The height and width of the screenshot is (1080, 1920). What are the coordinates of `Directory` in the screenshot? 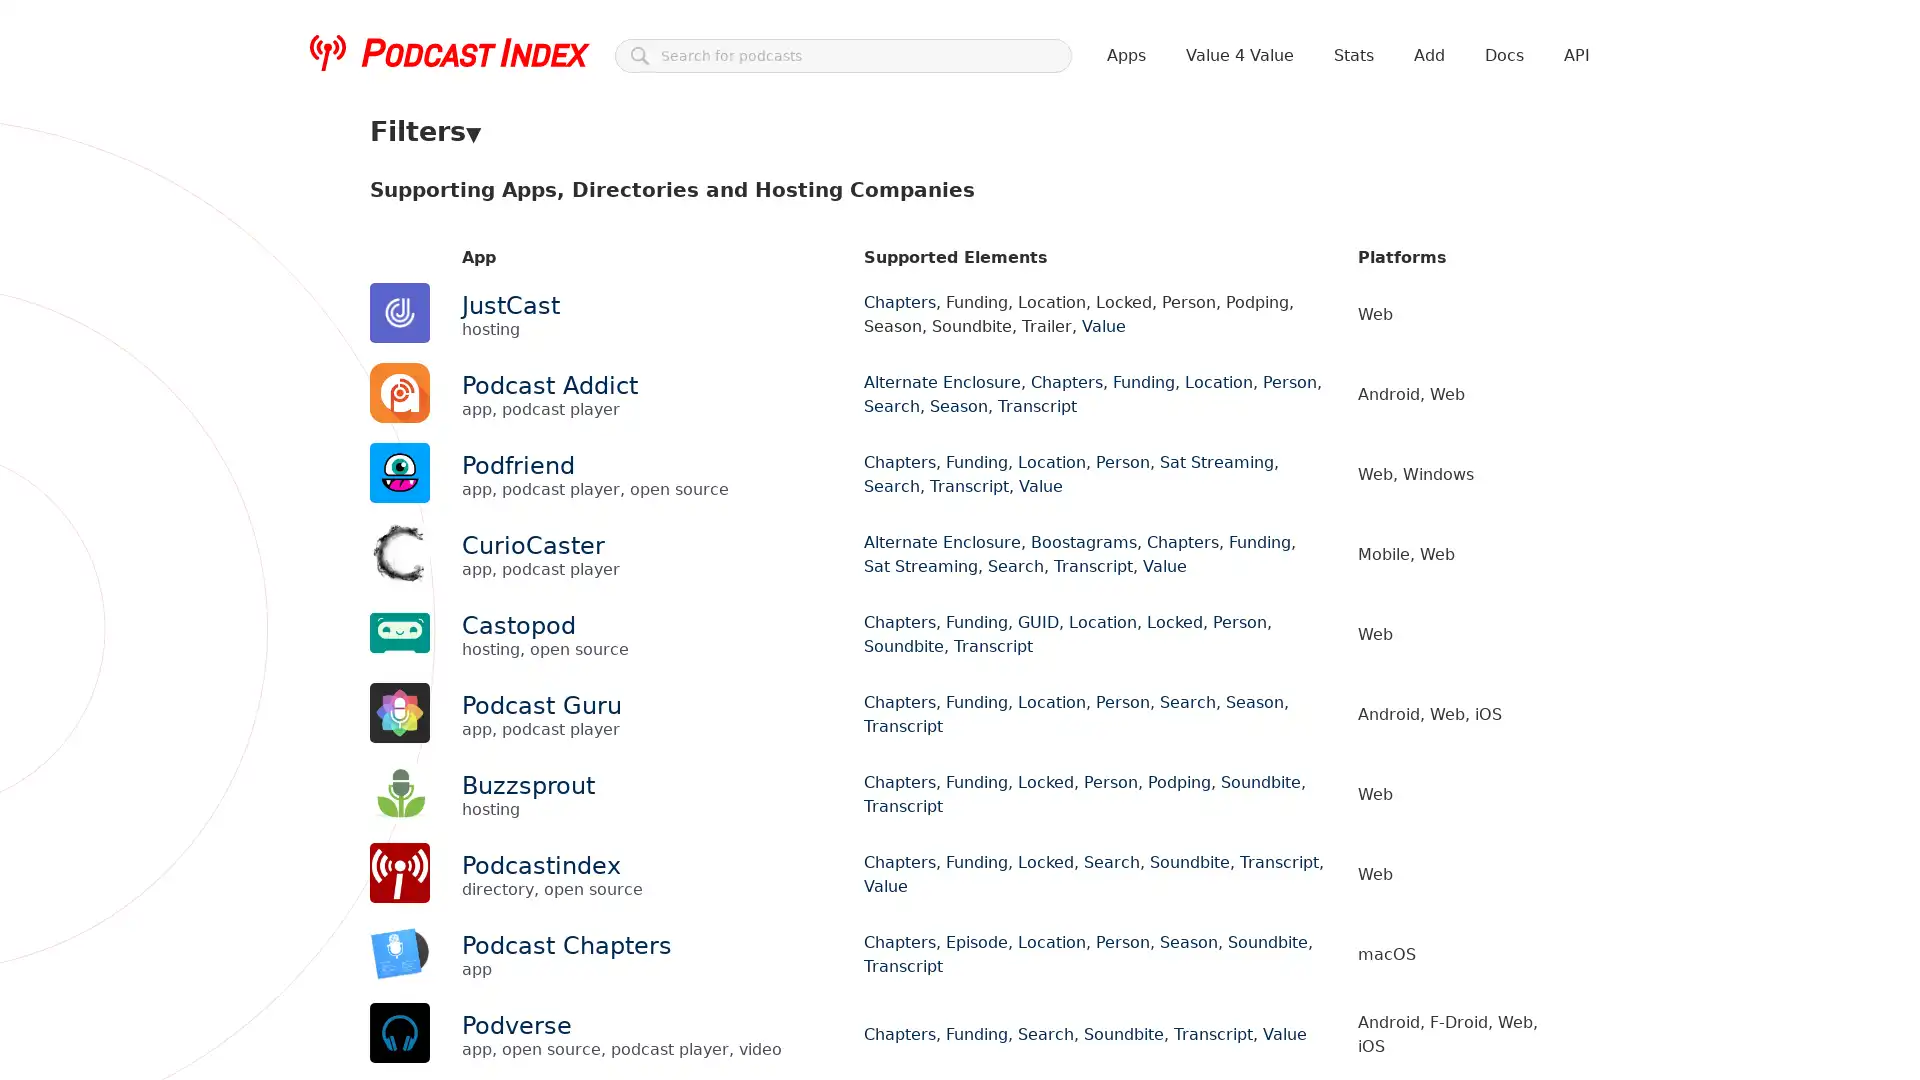 It's located at (754, 193).